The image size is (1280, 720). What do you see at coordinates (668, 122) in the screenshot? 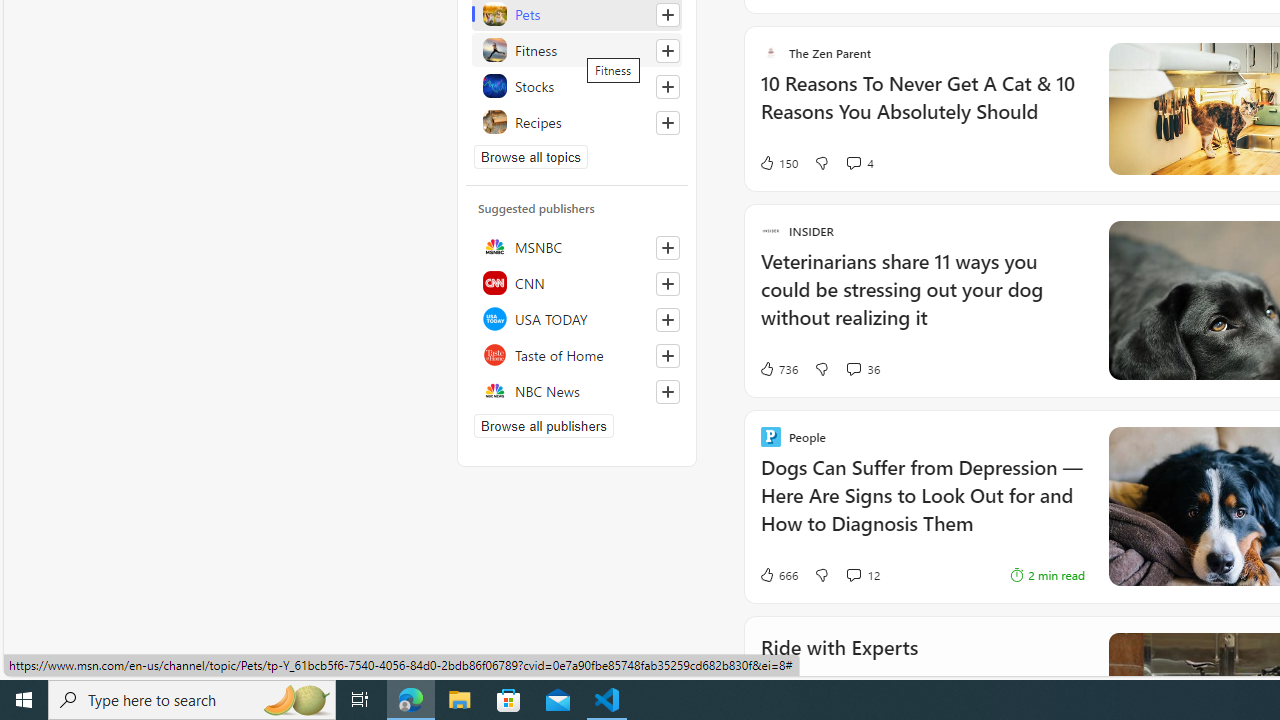
I see `'Follow this topic'` at bounding box center [668, 122].